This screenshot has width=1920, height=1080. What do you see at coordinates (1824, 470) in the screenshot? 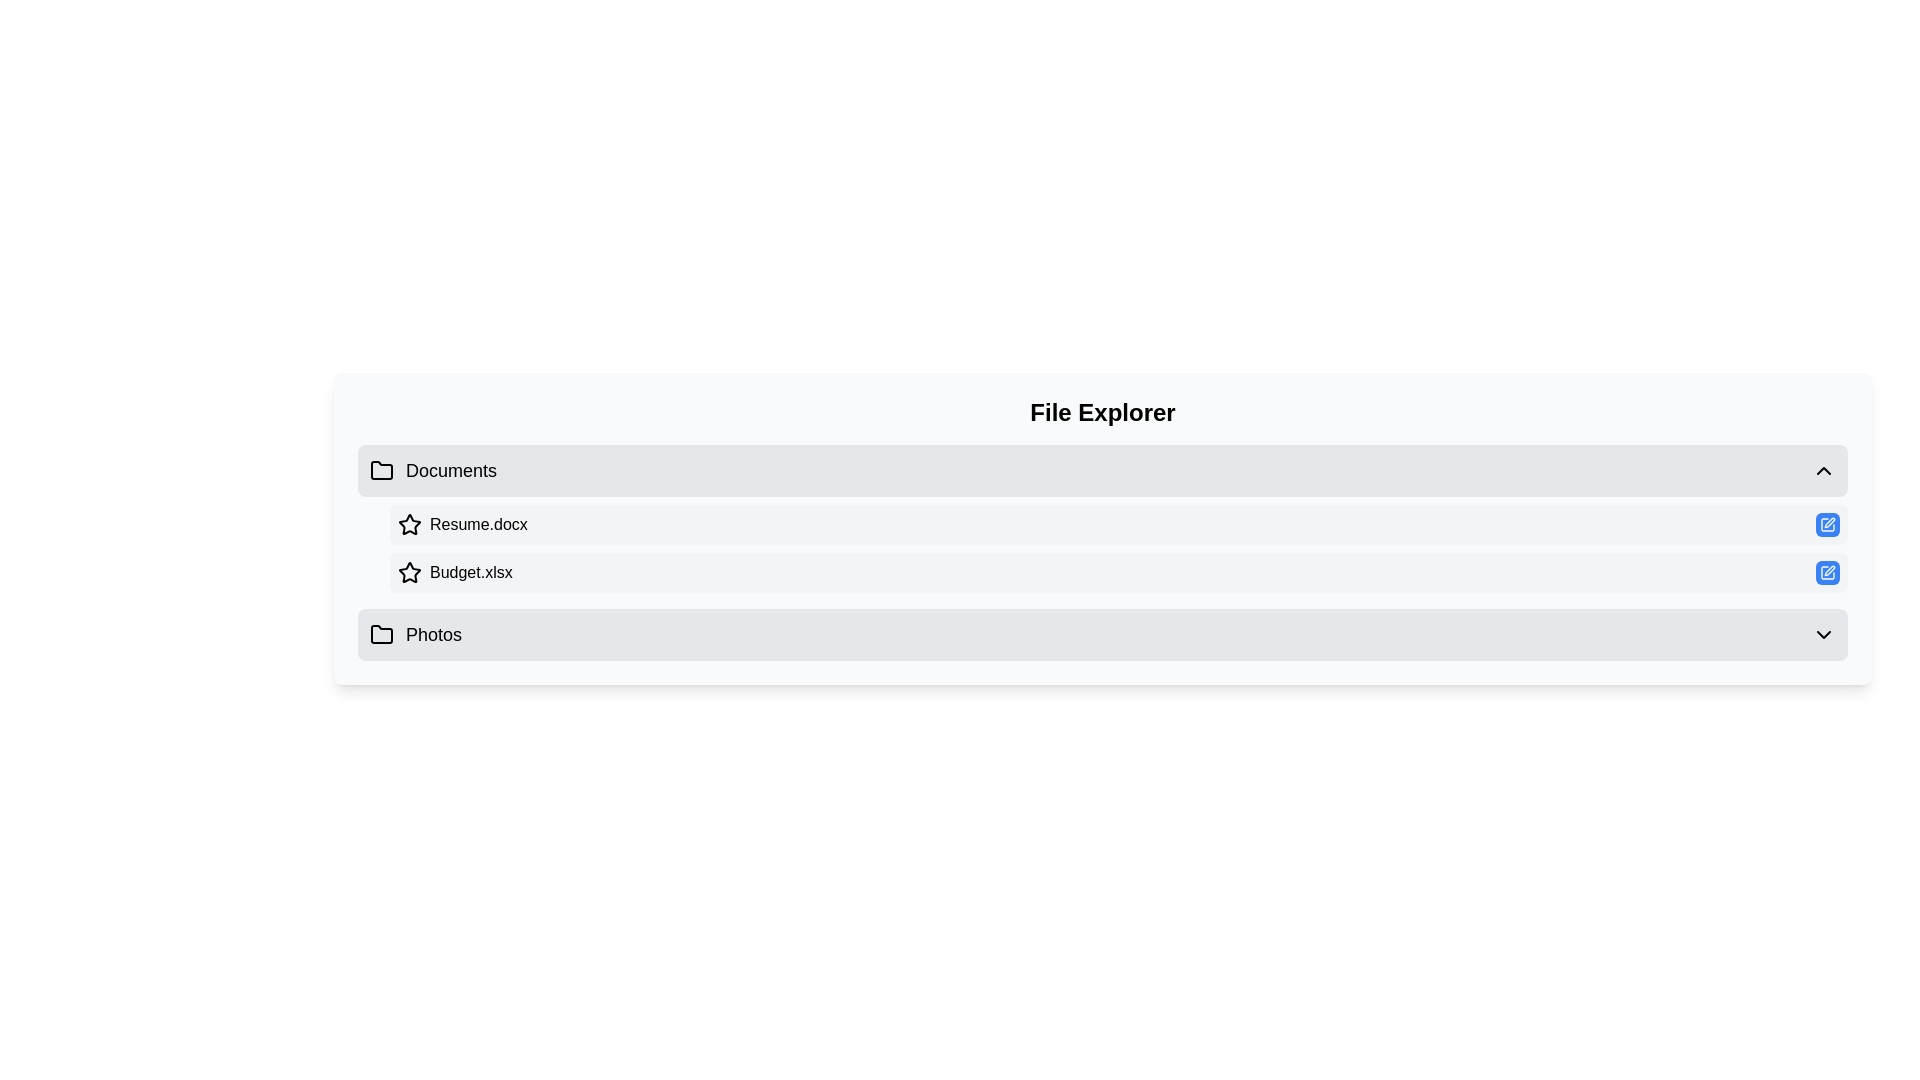
I see `the Chevron toggle icon located on the right side of the 'Documents' section header` at bounding box center [1824, 470].